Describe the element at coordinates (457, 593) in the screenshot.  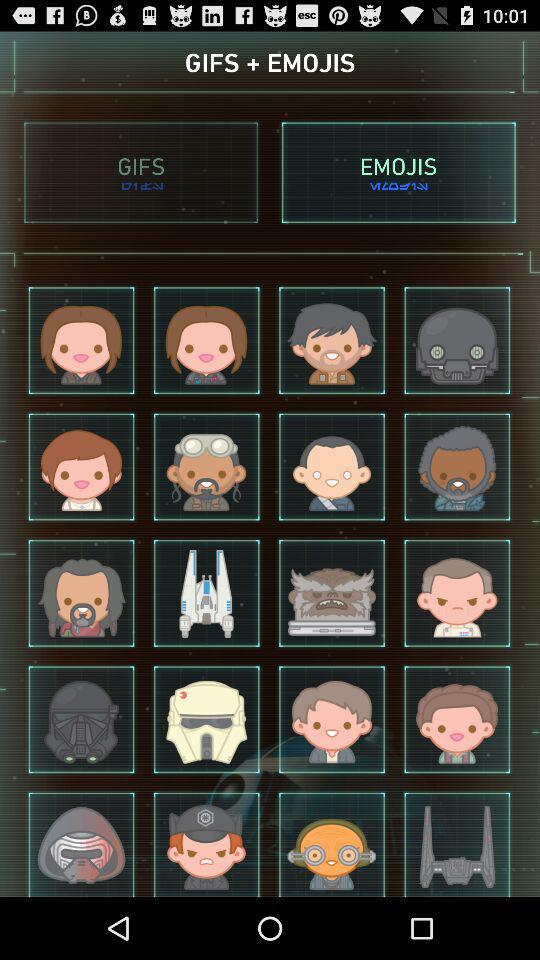
I see `the fourth image in the third row` at that location.